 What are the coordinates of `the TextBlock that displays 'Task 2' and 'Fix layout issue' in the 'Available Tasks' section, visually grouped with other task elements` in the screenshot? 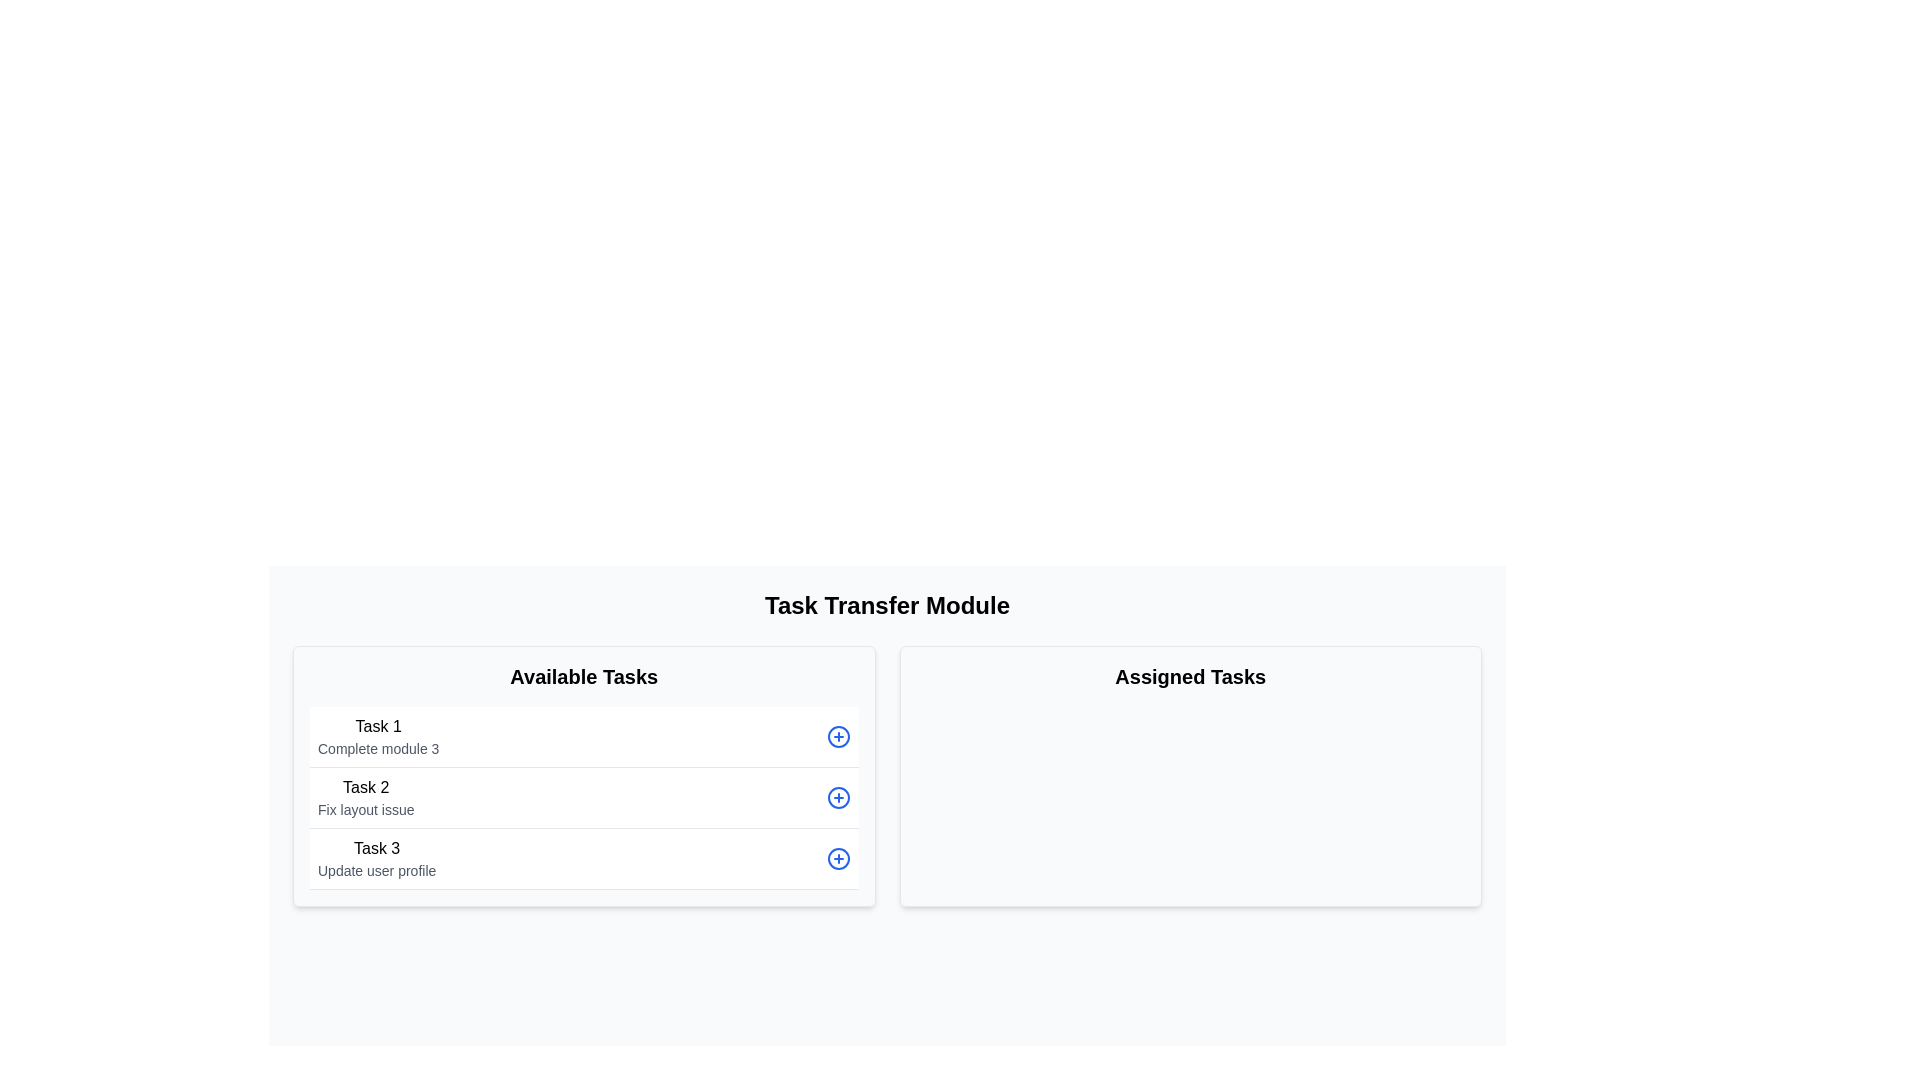 It's located at (366, 797).